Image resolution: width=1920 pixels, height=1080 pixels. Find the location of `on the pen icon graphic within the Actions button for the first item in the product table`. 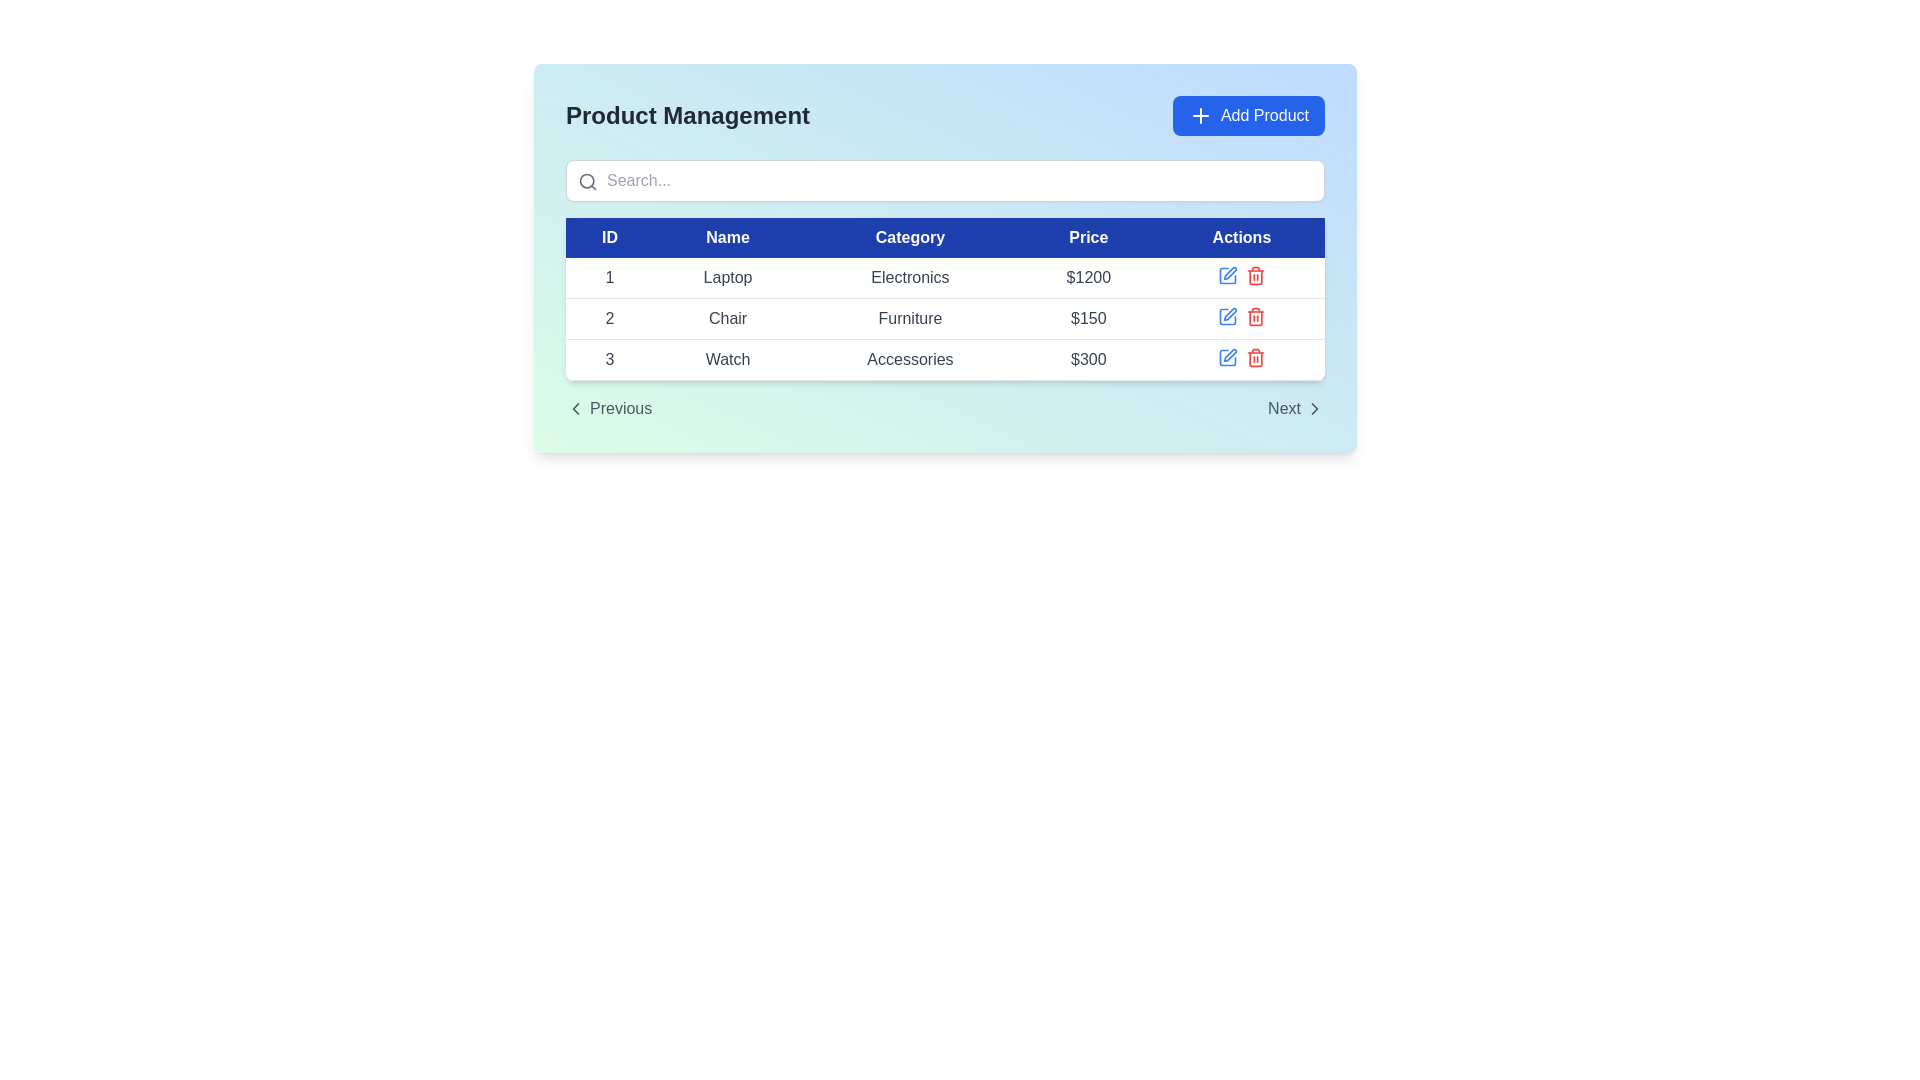

on the pen icon graphic within the Actions button for the first item in the product table is located at coordinates (1227, 276).